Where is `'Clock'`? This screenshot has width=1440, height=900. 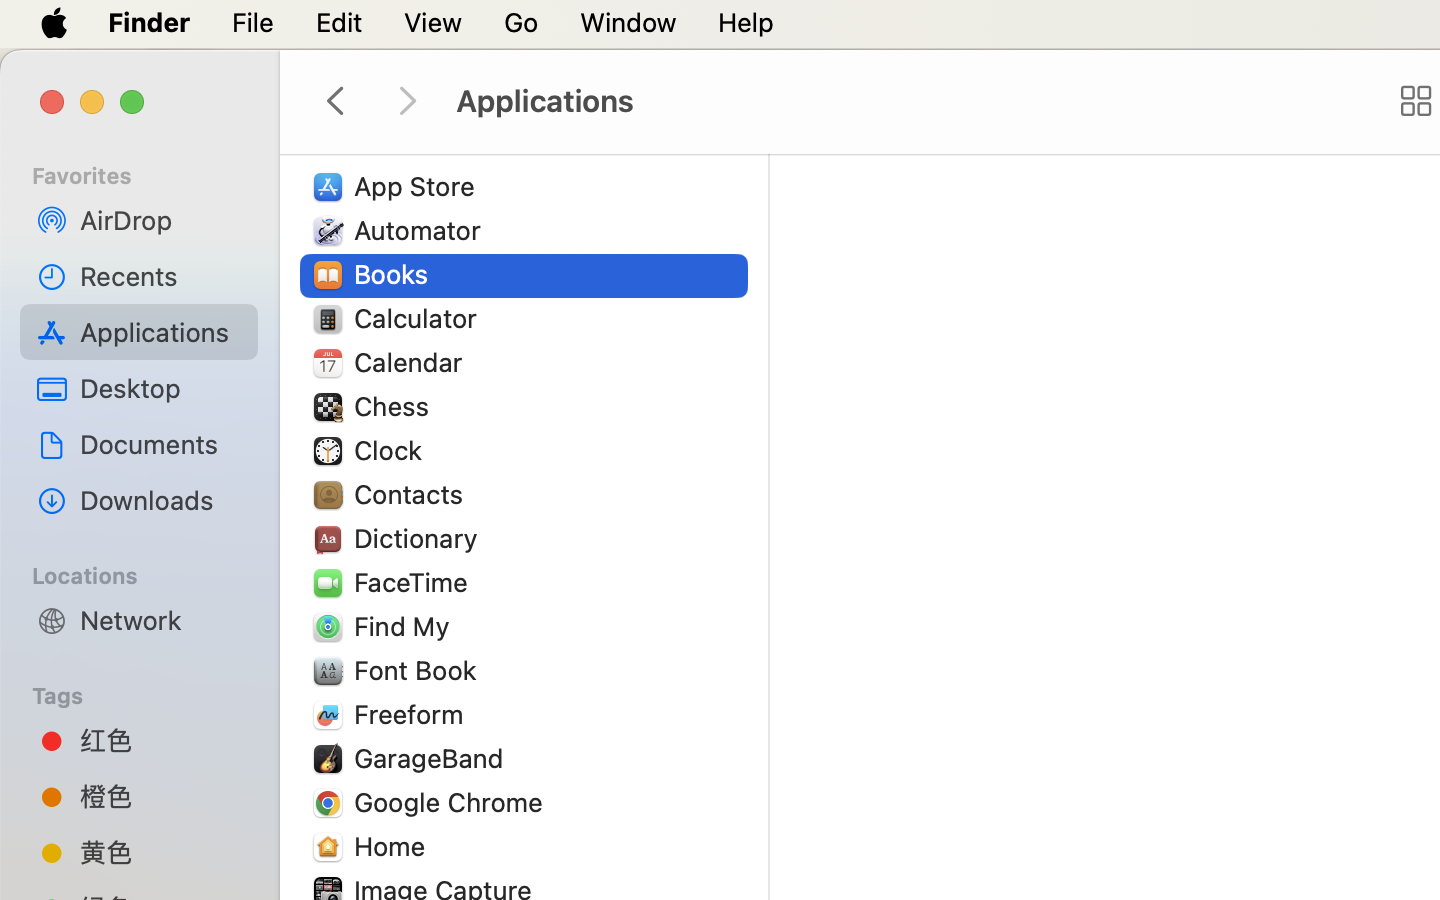
'Clock' is located at coordinates (391, 450).